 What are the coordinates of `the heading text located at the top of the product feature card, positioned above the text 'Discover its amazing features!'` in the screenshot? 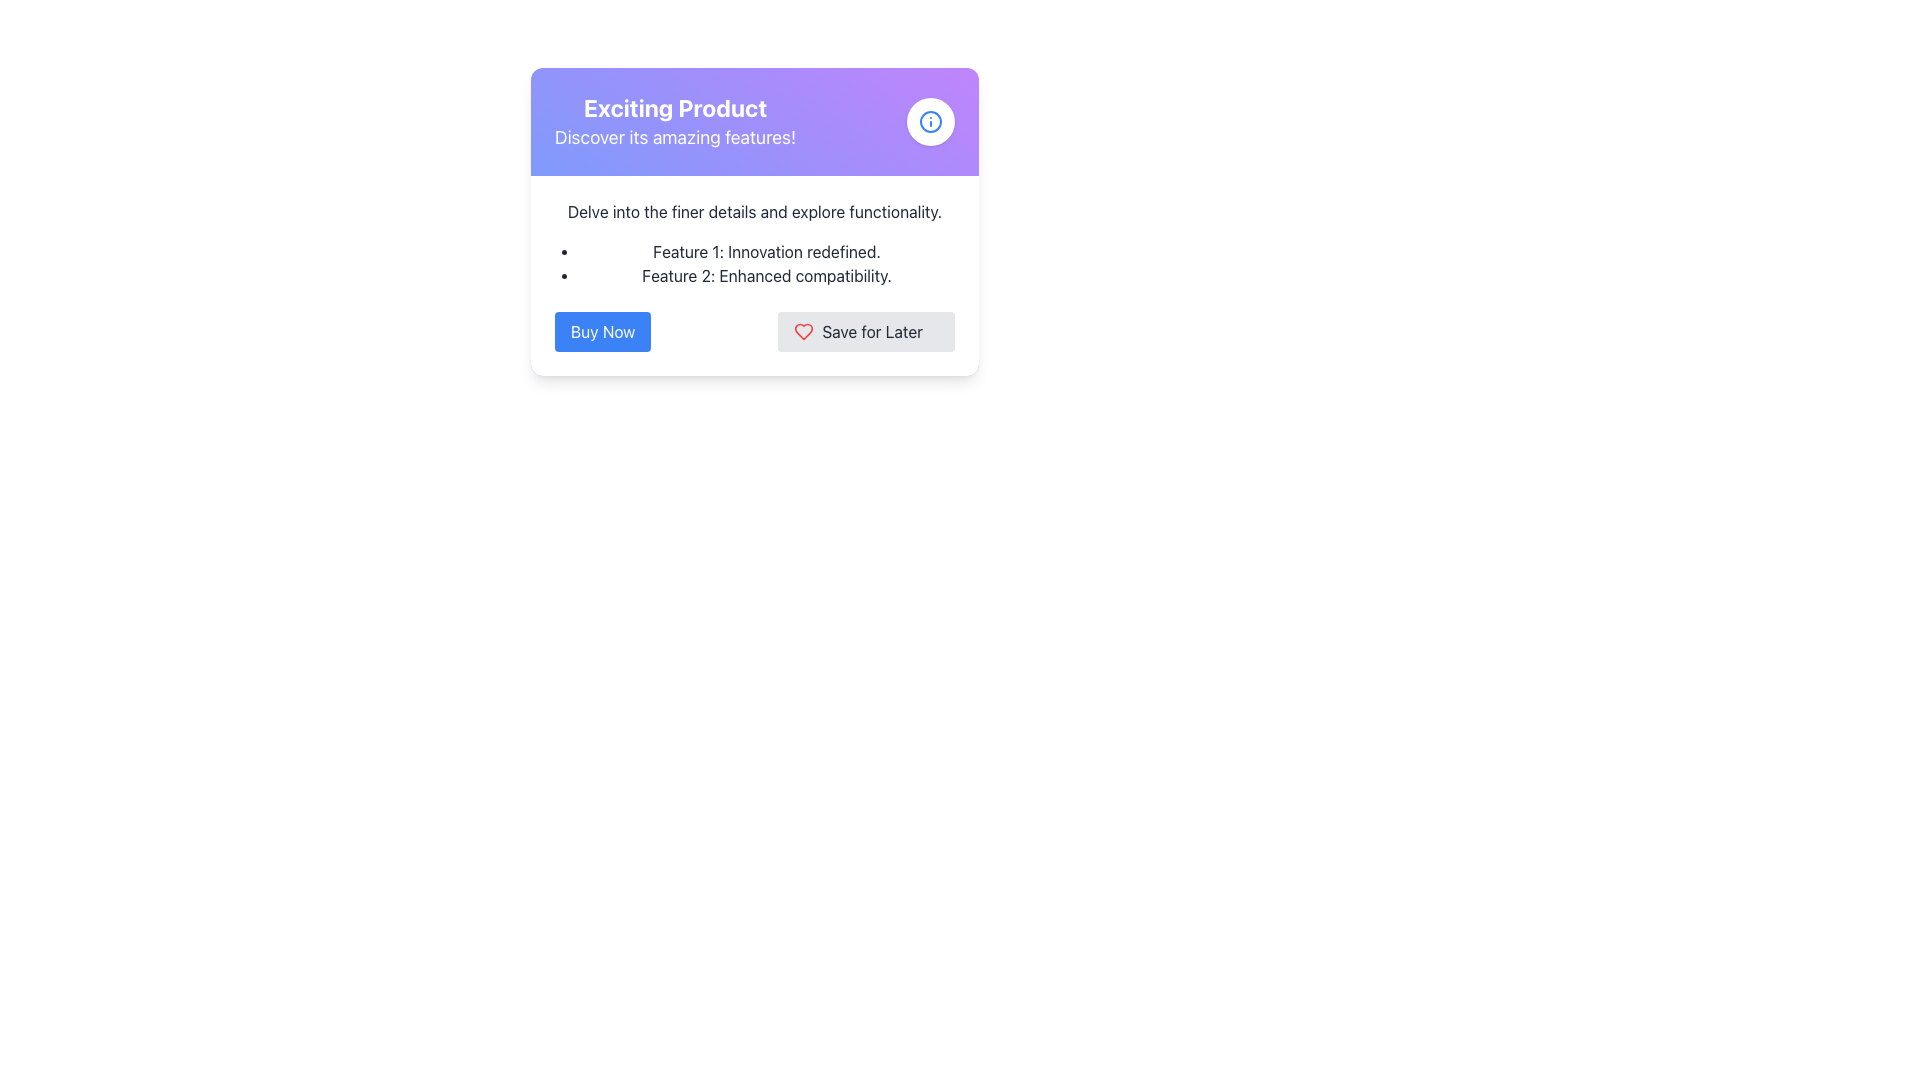 It's located at (675, 108).